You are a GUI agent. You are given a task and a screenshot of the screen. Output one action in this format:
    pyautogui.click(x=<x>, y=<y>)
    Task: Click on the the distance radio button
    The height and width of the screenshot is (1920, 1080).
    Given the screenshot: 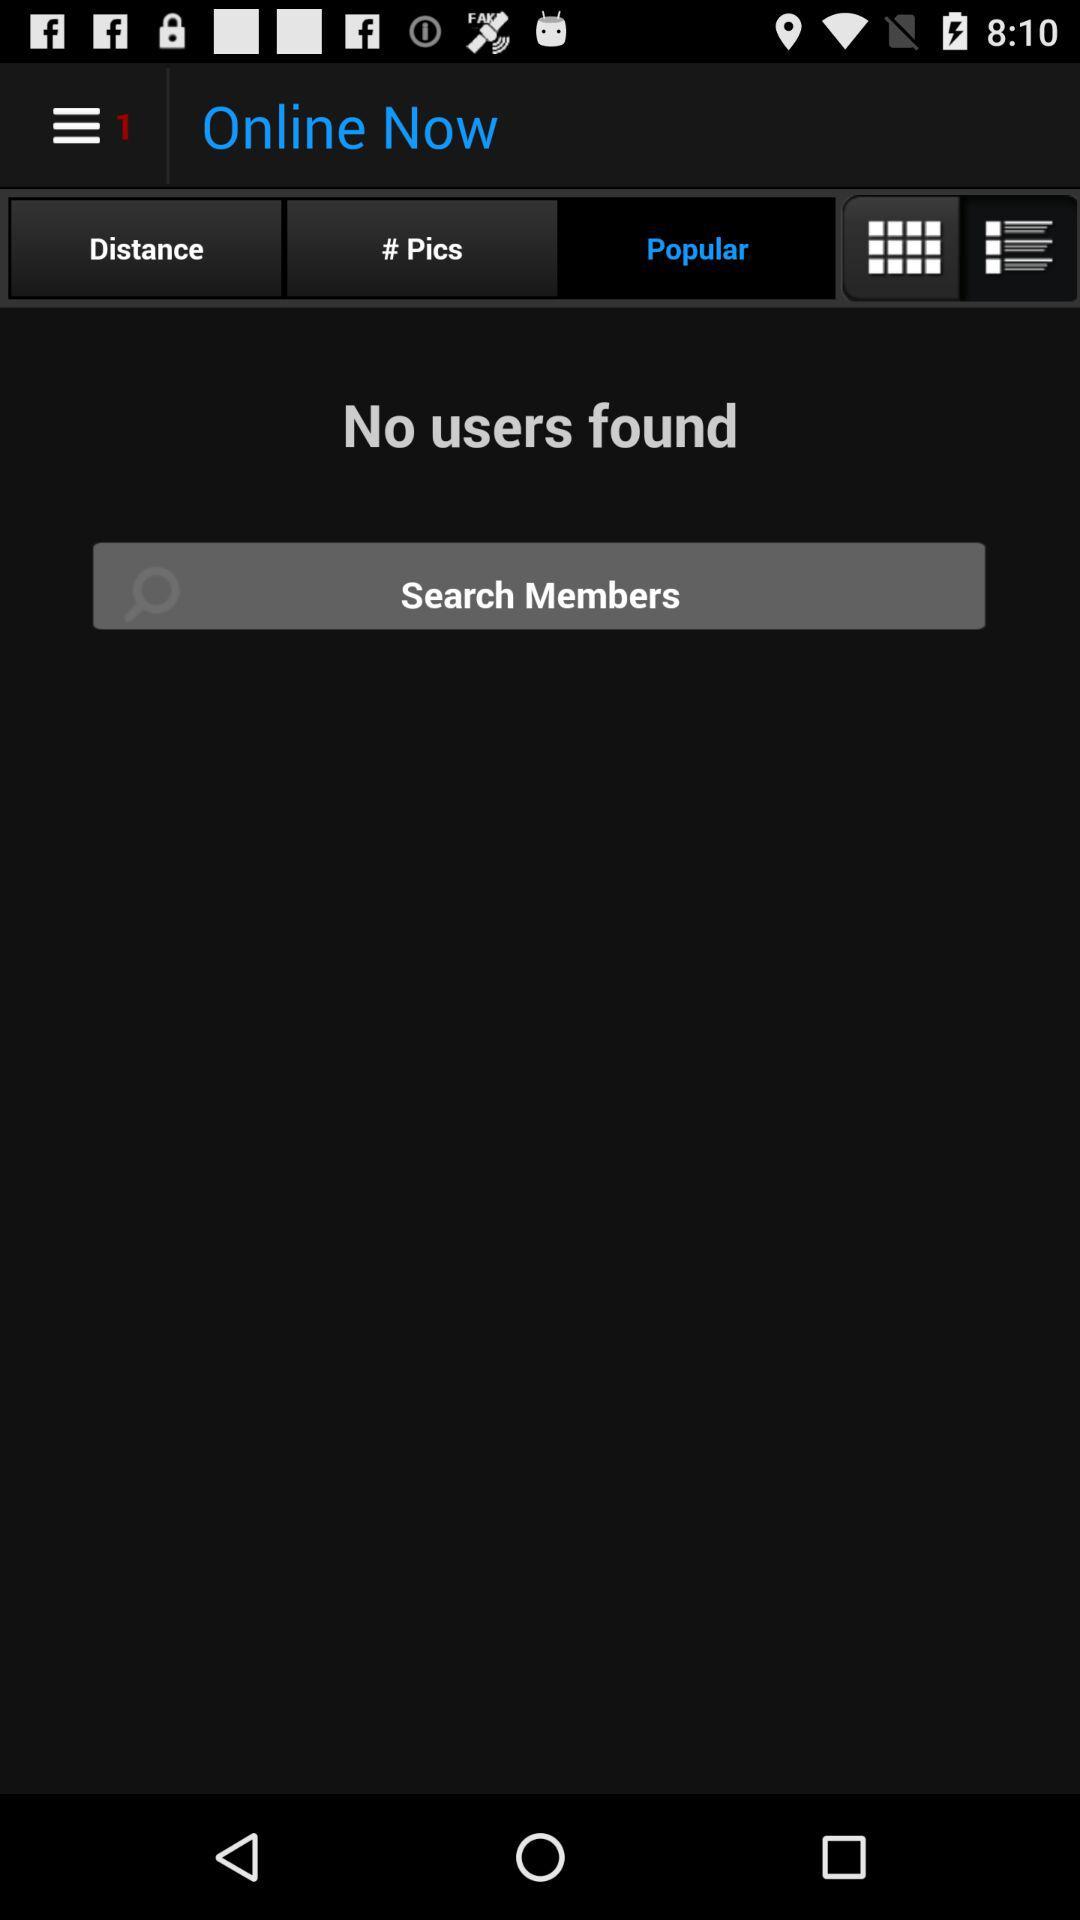 What is the action you would take?
    pyautogui.click(x=145, y=247)
    